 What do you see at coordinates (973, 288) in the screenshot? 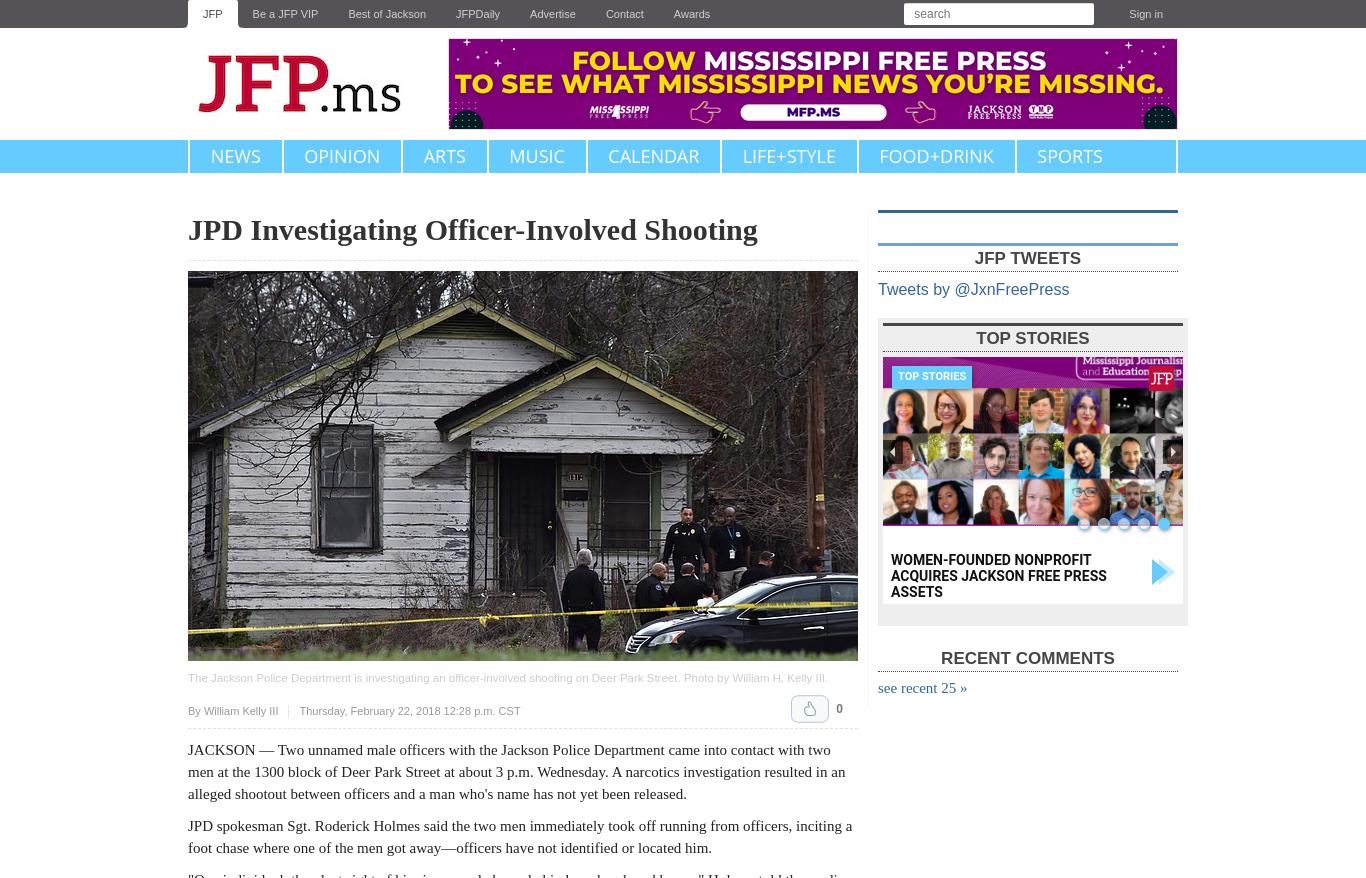
I see `'Tweets by @JxnFreePress'` at bounding box center [973, 288].